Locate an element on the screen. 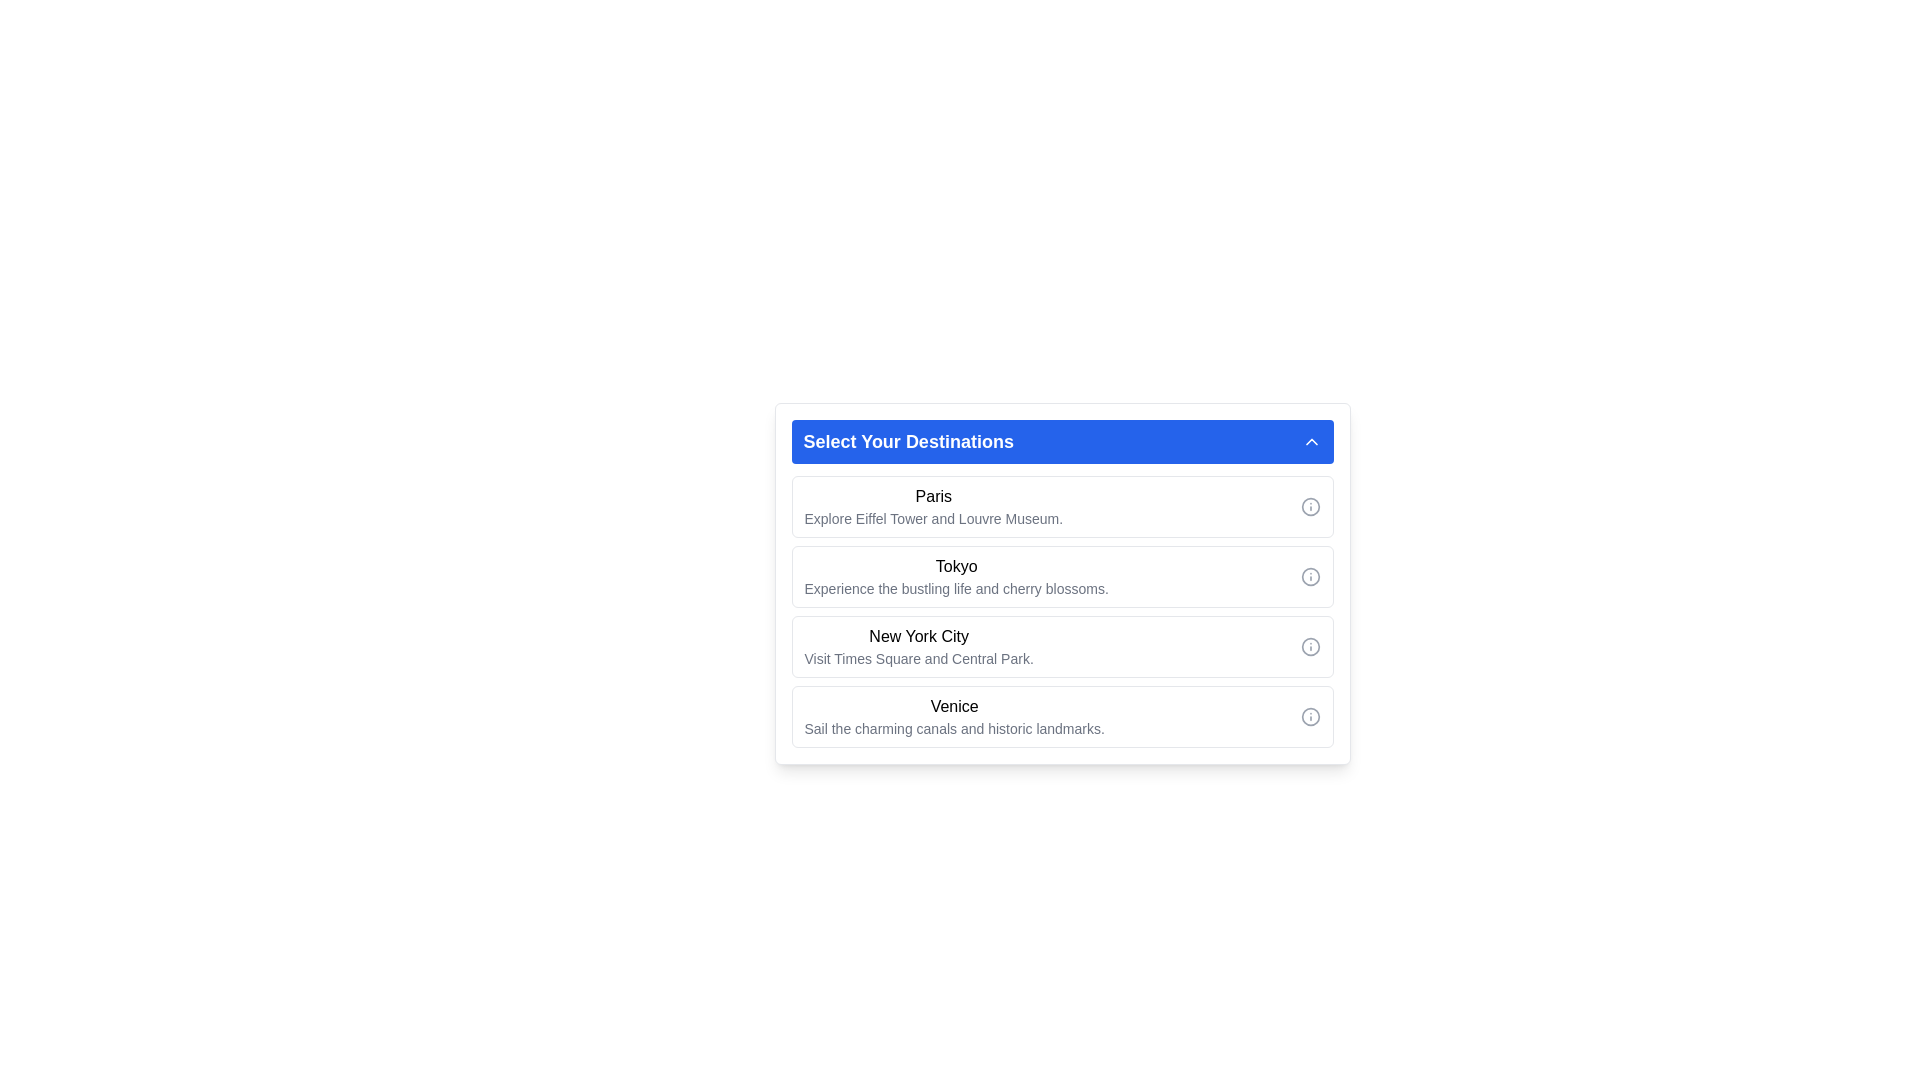 The image size is (1920, 1080). the non-interactive label 'Paris' which indicates the destination's name, located at the top of the section under 'Select Your Destinations' is located at coordinates (932, 496).